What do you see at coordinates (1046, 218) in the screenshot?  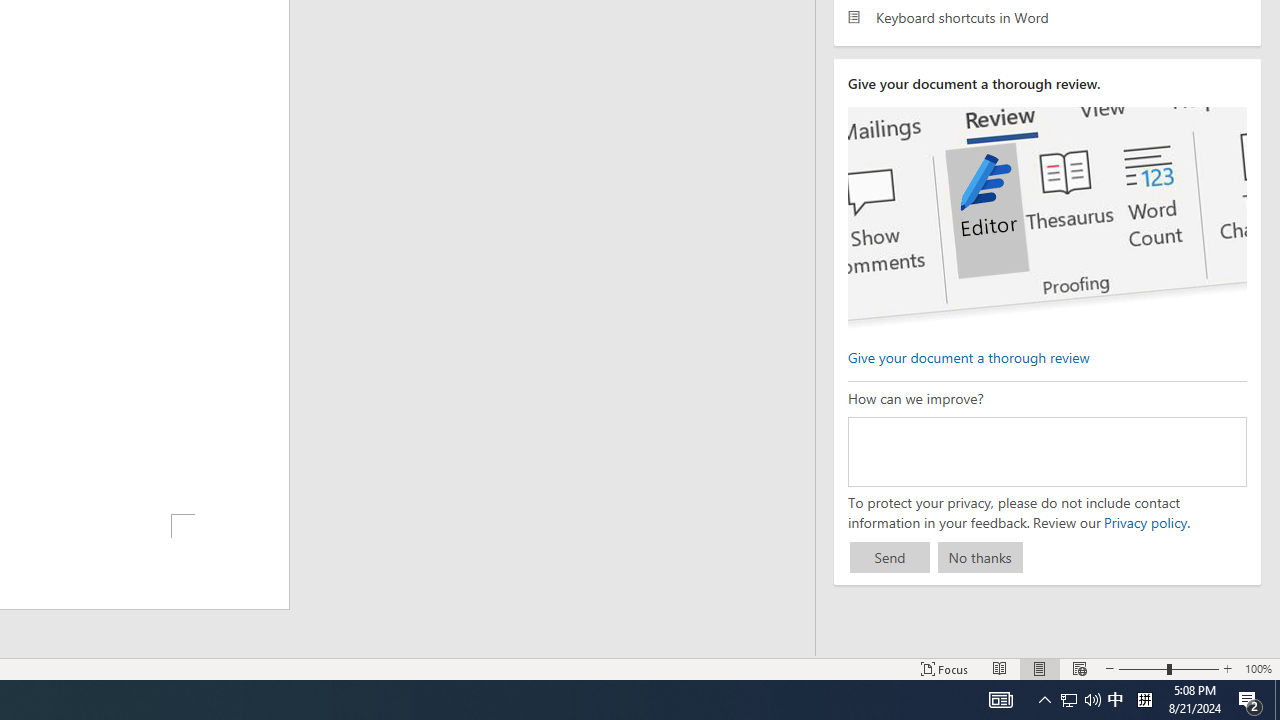 I see `'editor ui screenshot'` at bounding box center [1046, 218].